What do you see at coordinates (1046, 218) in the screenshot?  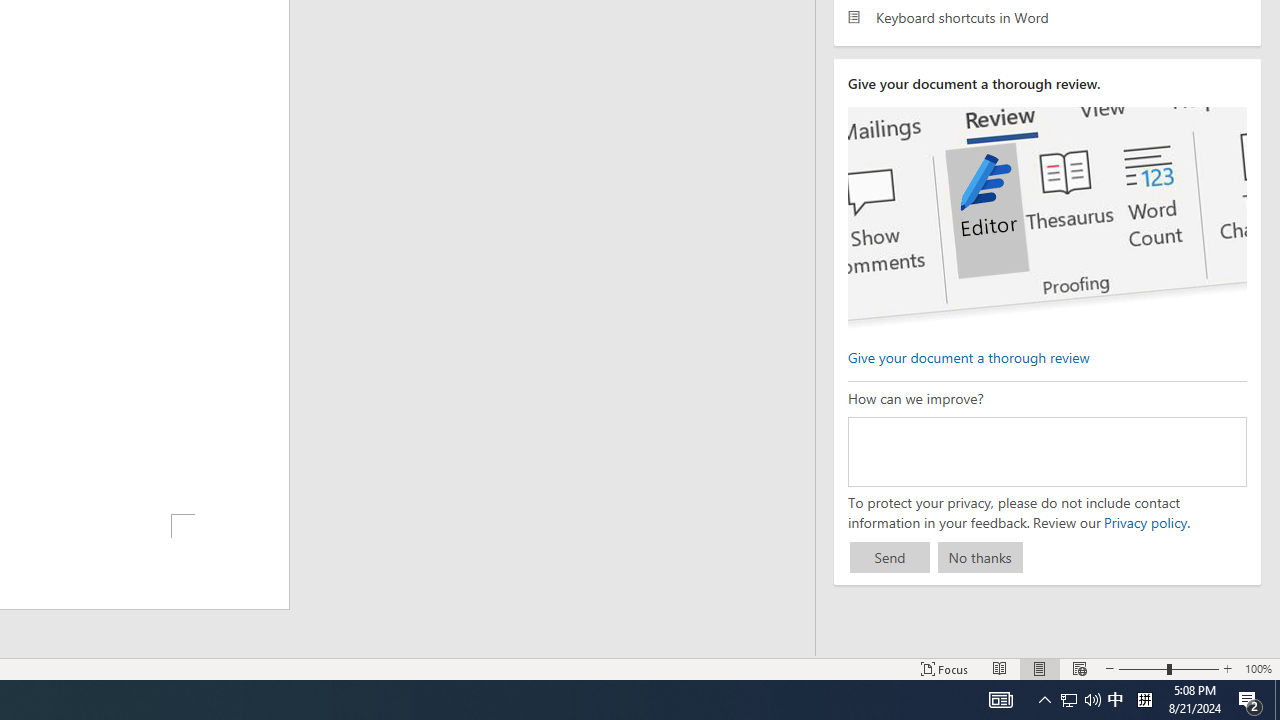 I see `'editor ui screenshot'` at bounding box center [1046, 218].